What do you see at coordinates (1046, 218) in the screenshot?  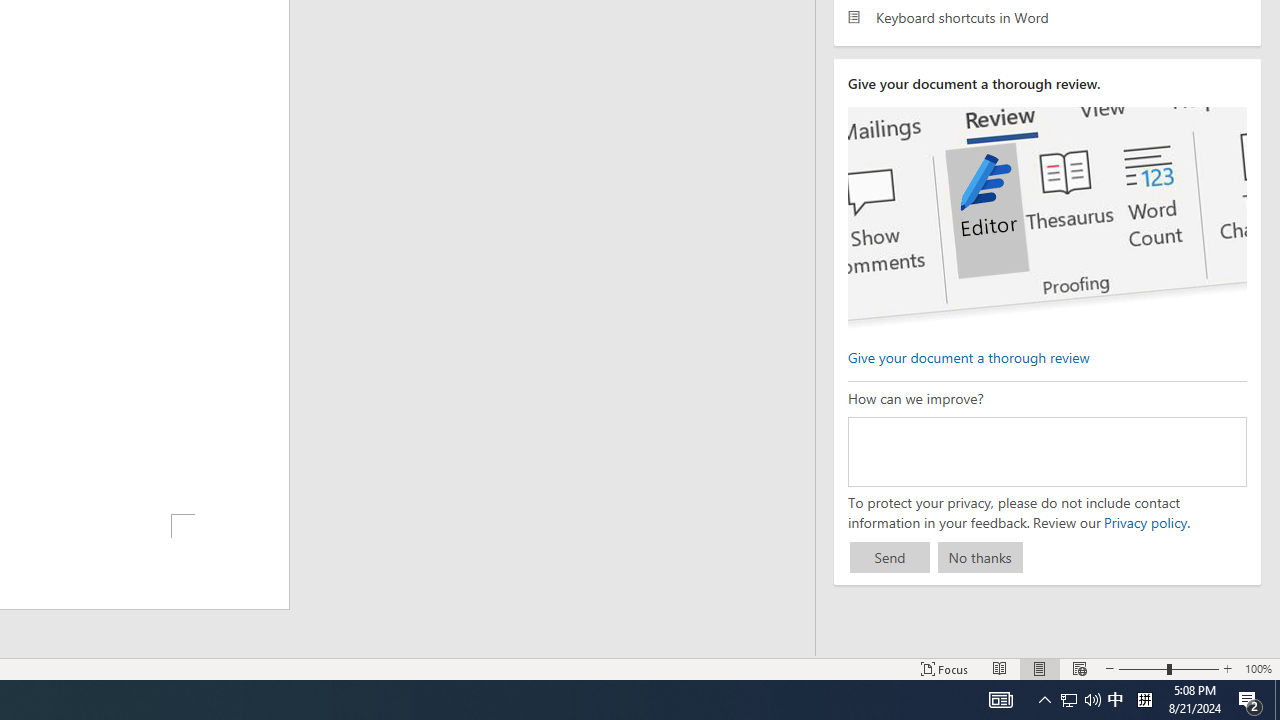 I see `'editor ui screenshot'` at bounding box center [1046, 218].